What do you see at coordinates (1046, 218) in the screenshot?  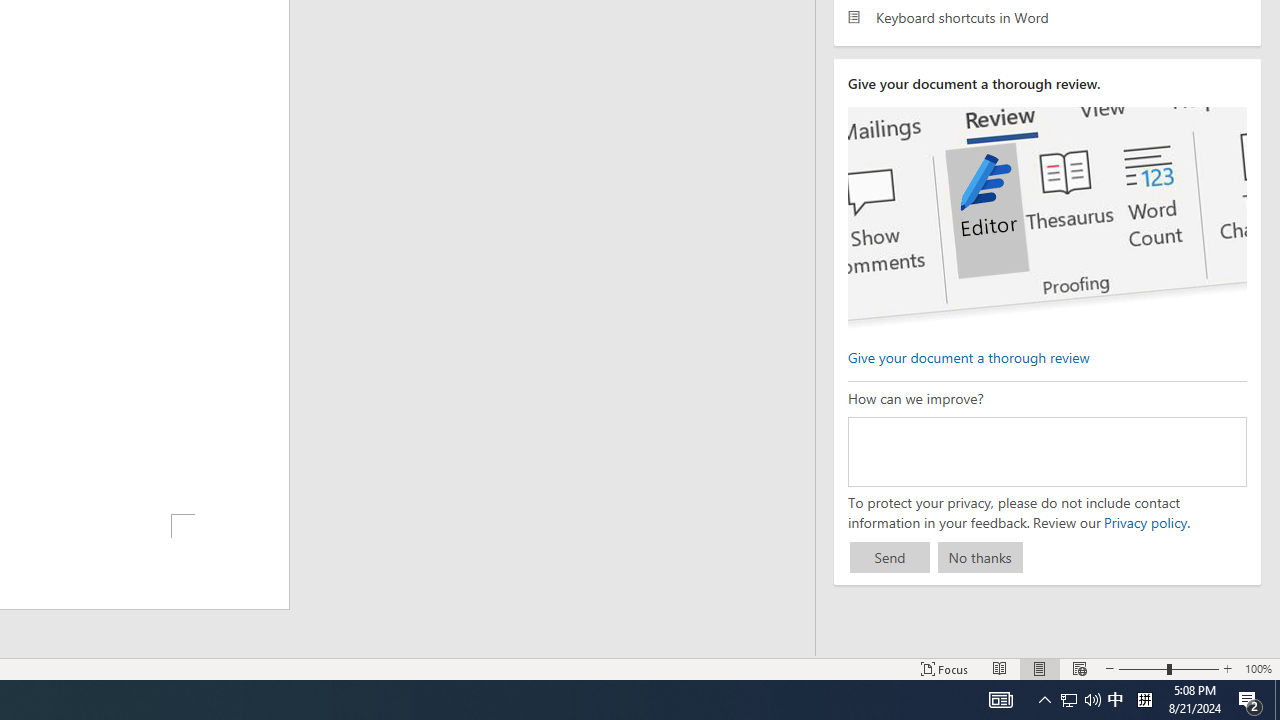 I see `'editor ui screenshot'` at bounding box center [1046, 218].